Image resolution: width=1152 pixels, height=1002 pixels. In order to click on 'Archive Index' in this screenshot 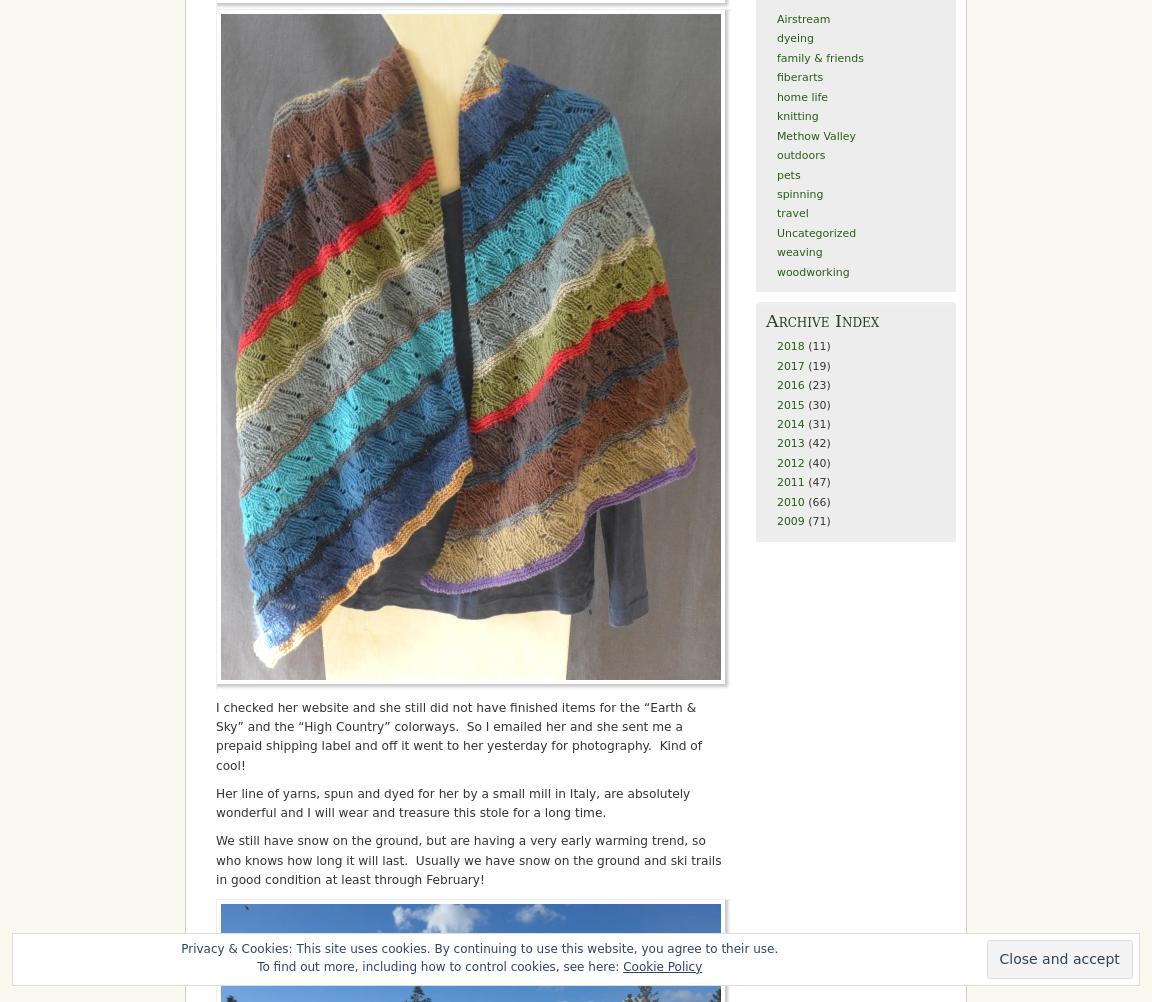, I will do `click(822, 320)`.